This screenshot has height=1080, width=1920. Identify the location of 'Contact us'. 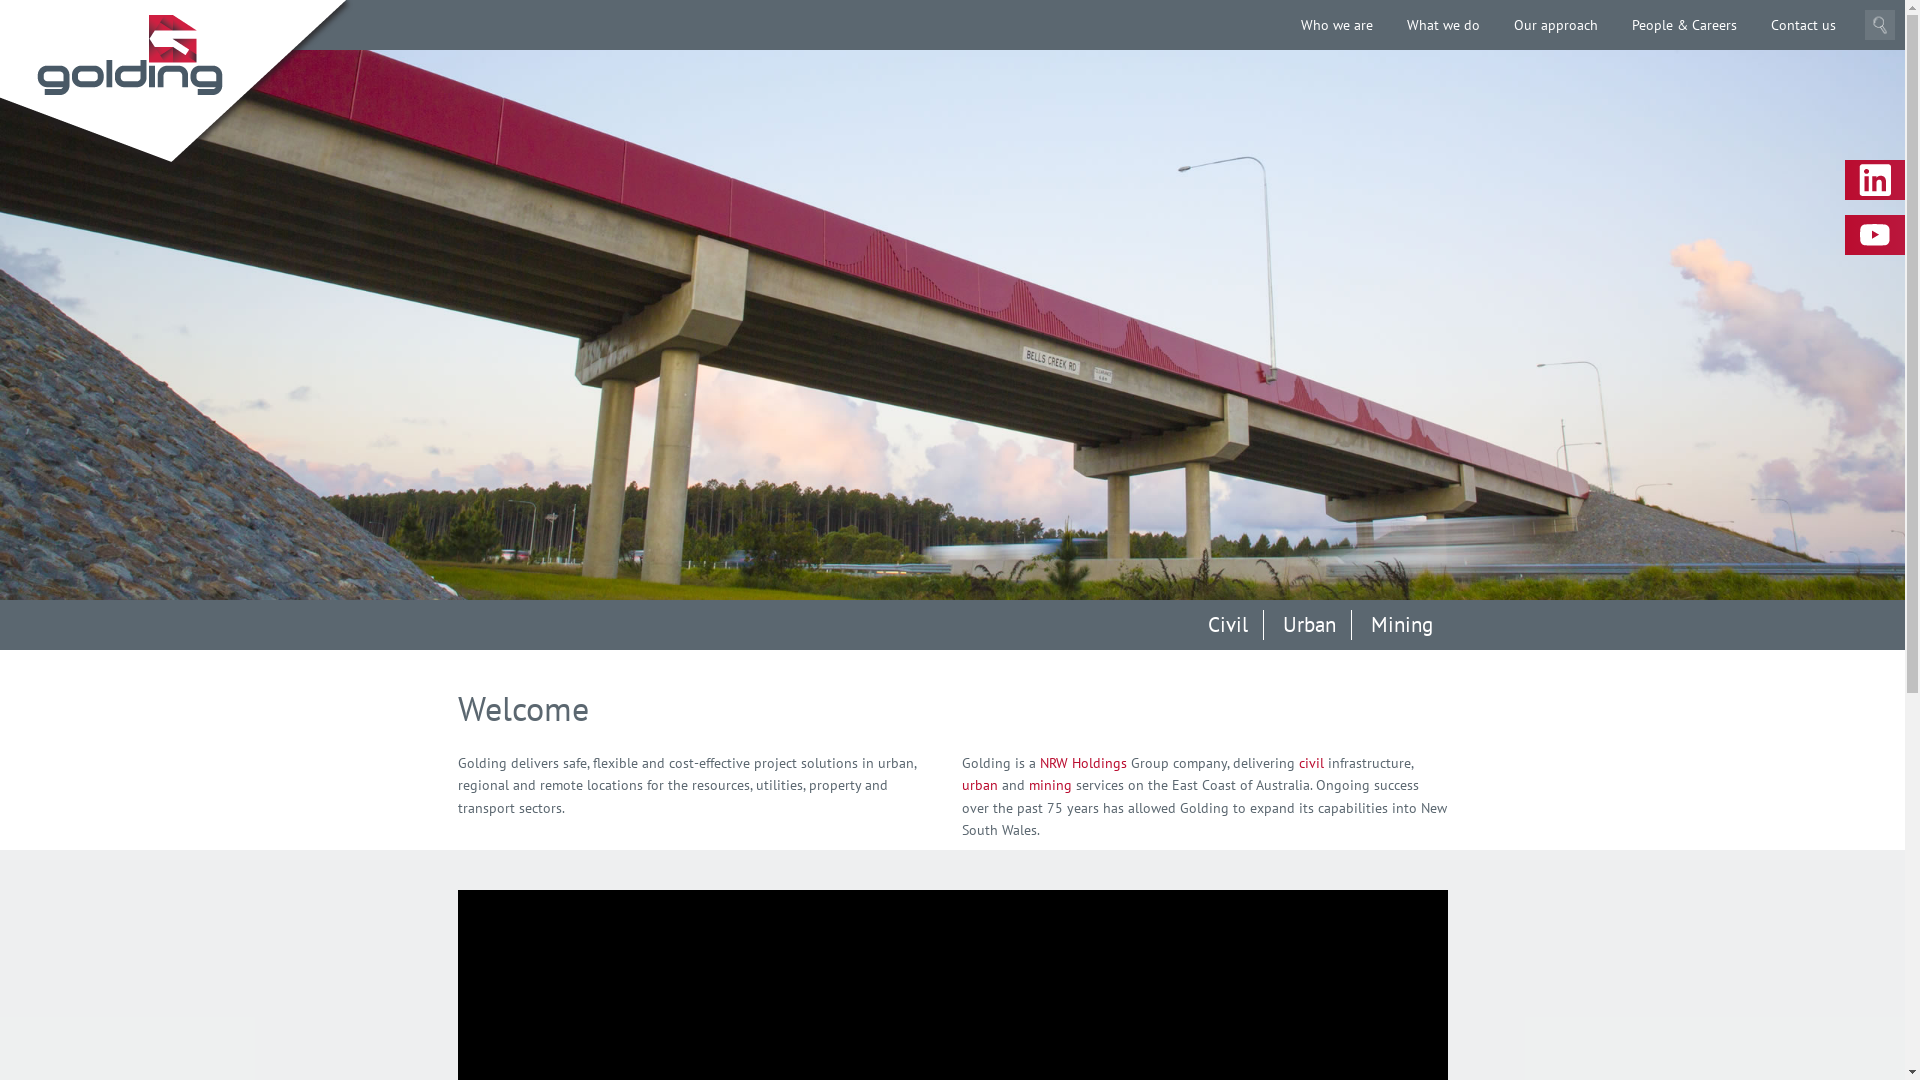
(1803, 24).